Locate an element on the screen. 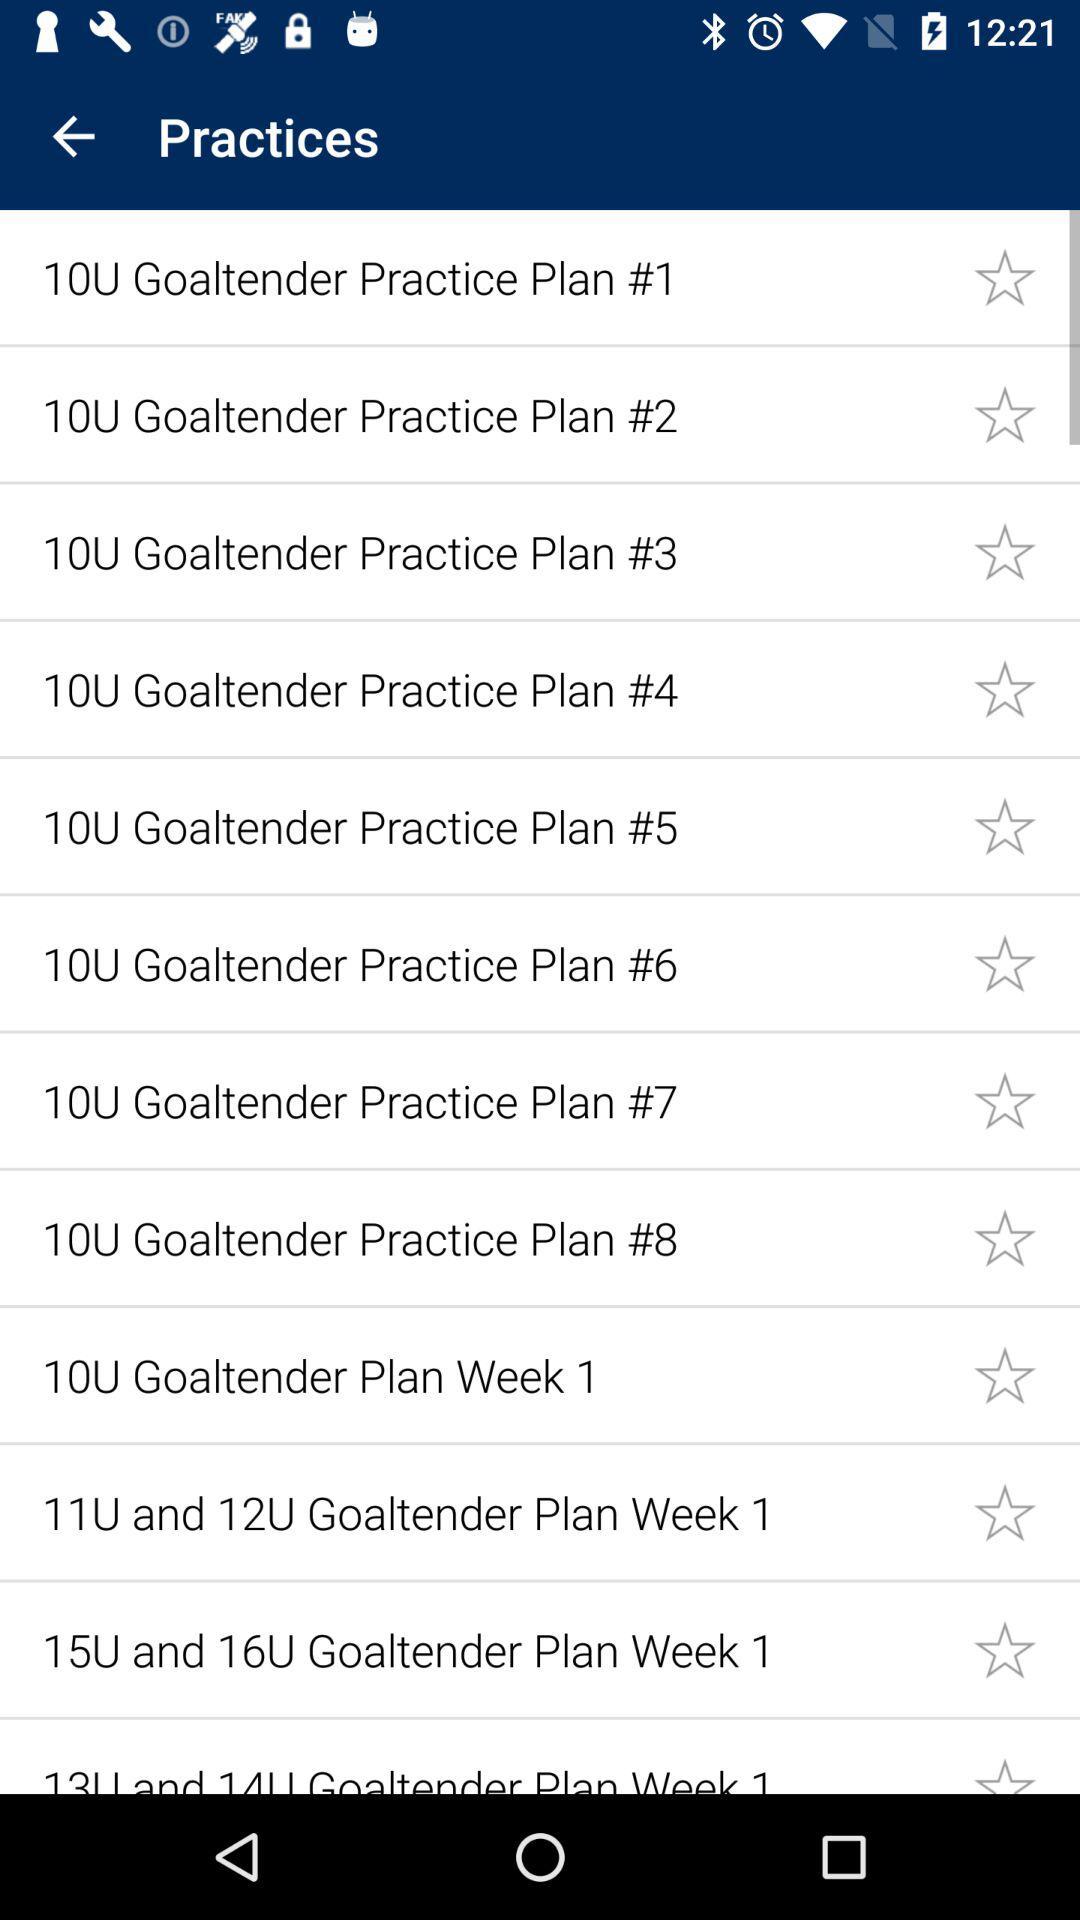  your practices weeks is located at coordinates (1026, 1373).